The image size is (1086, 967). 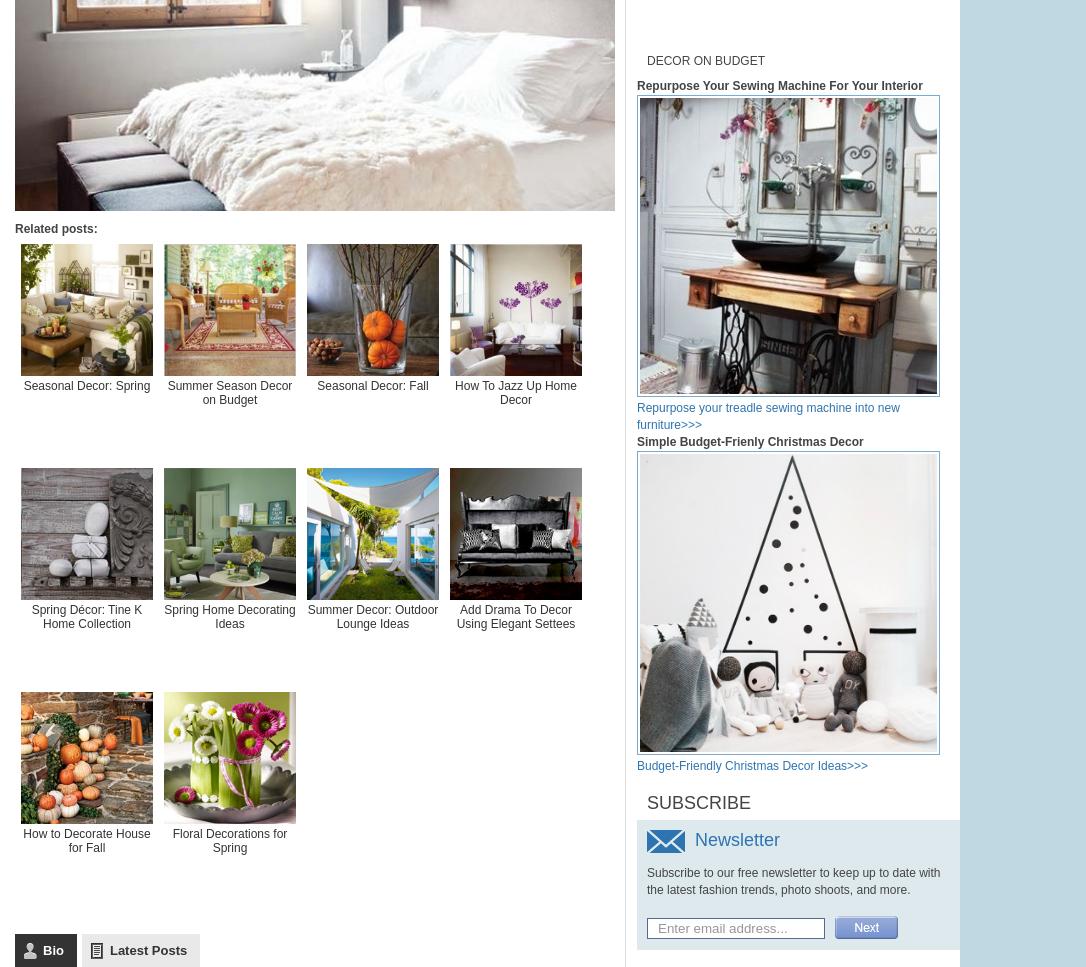 What do you see at coordinates (749, 441) in the screenshot?
I see `'Simple Budget-Frienly Christmas Decor'` at bounding box center [749, 441].